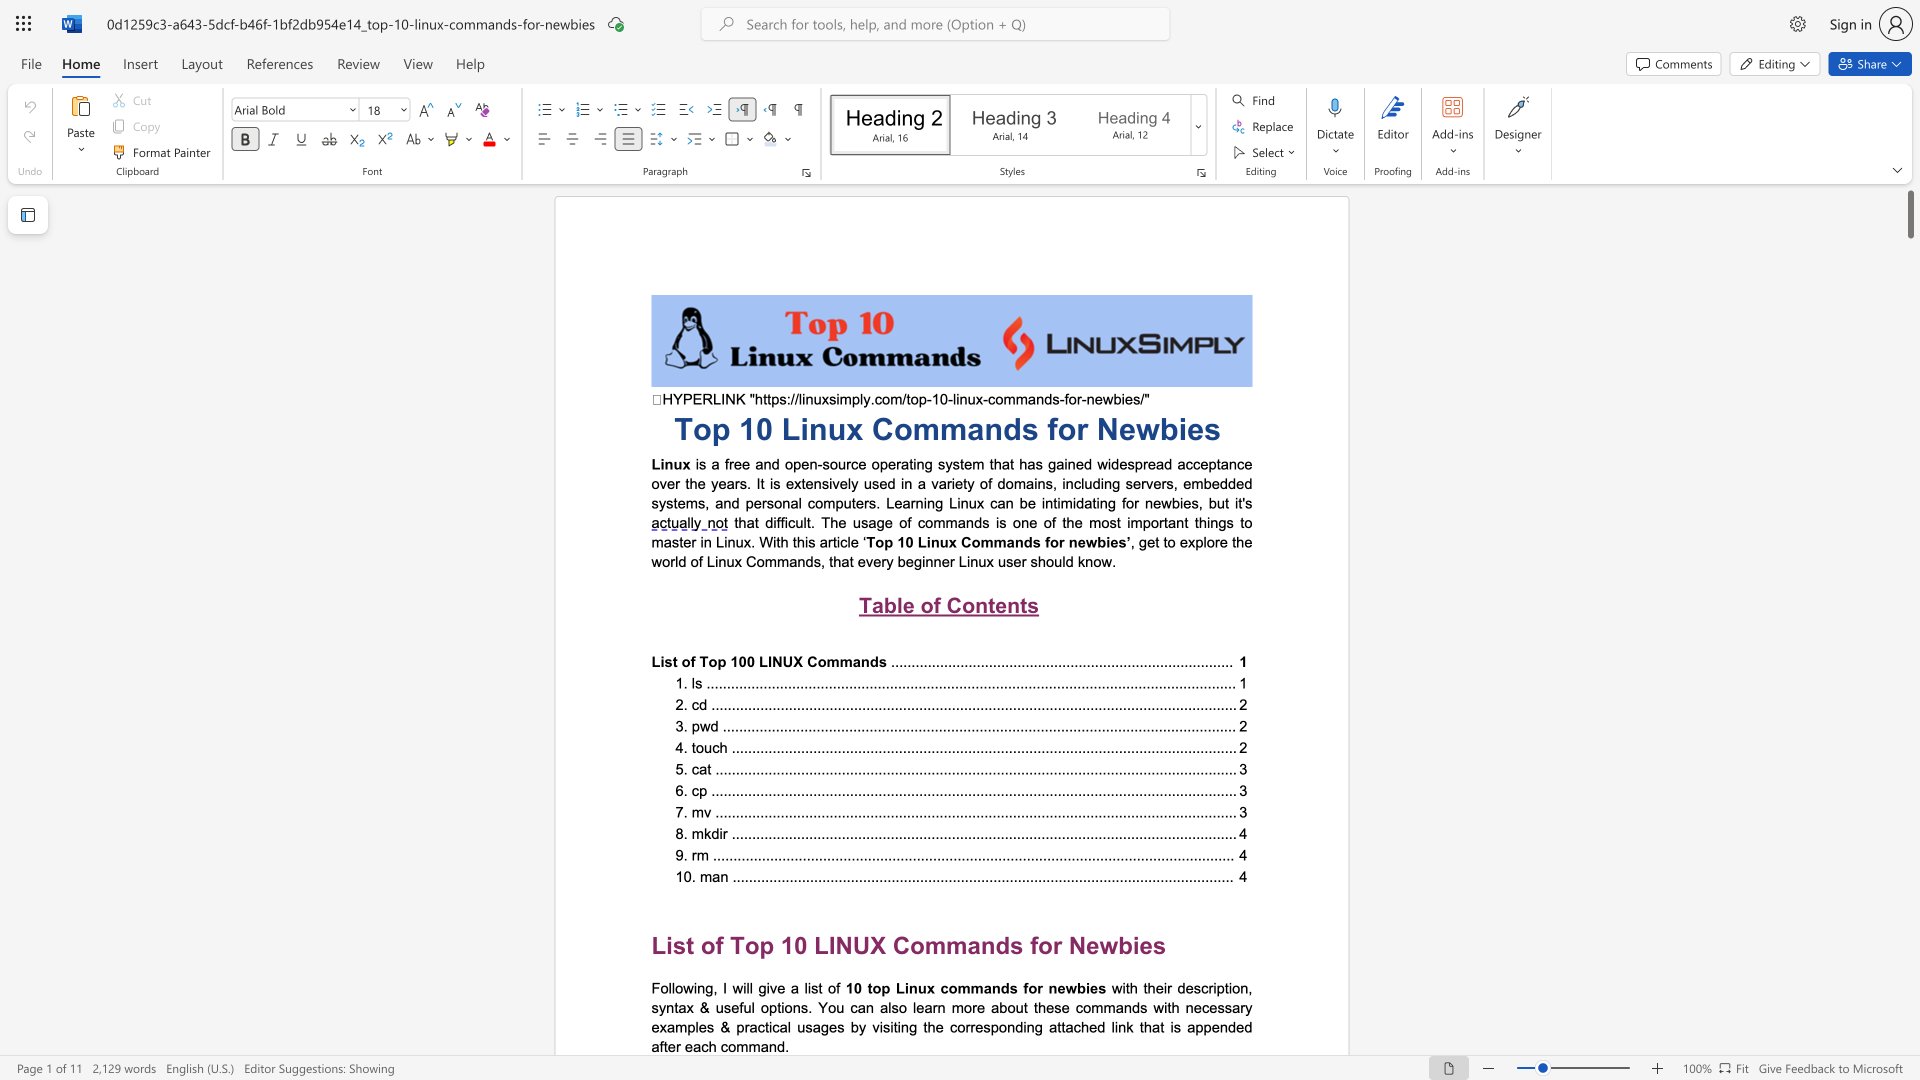 Image resolution: width=1920 pixels, height=1080 pixels. What do you see at coordinates (1025, 1007) in the screenshot?
I see `the 6th character "t" in the text` at bounding box center [1025, 1007].